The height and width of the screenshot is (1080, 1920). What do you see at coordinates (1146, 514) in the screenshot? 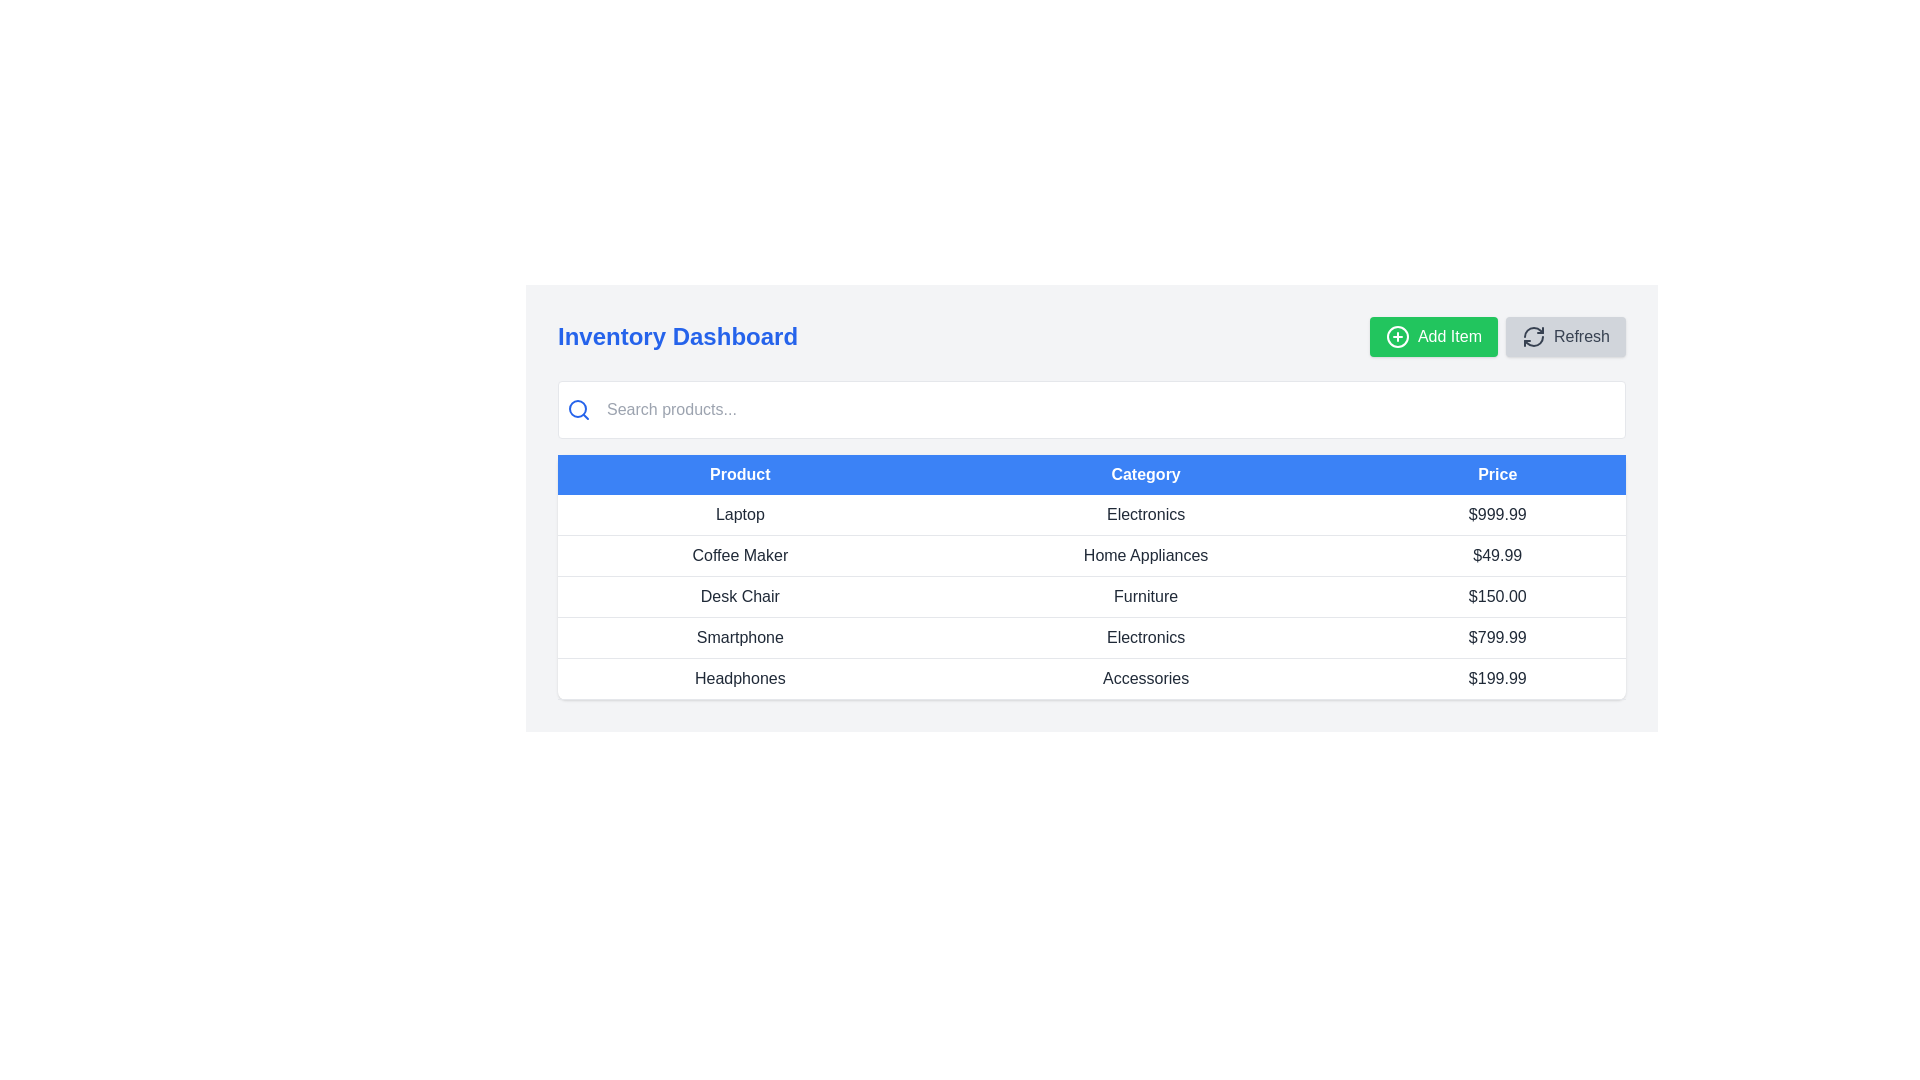
I see `the Static text label that identifies the category for the 'Laptop' product, positioned between the 'Laptop' label and the price value '$999.99'` at bounding box center [1146, 514].